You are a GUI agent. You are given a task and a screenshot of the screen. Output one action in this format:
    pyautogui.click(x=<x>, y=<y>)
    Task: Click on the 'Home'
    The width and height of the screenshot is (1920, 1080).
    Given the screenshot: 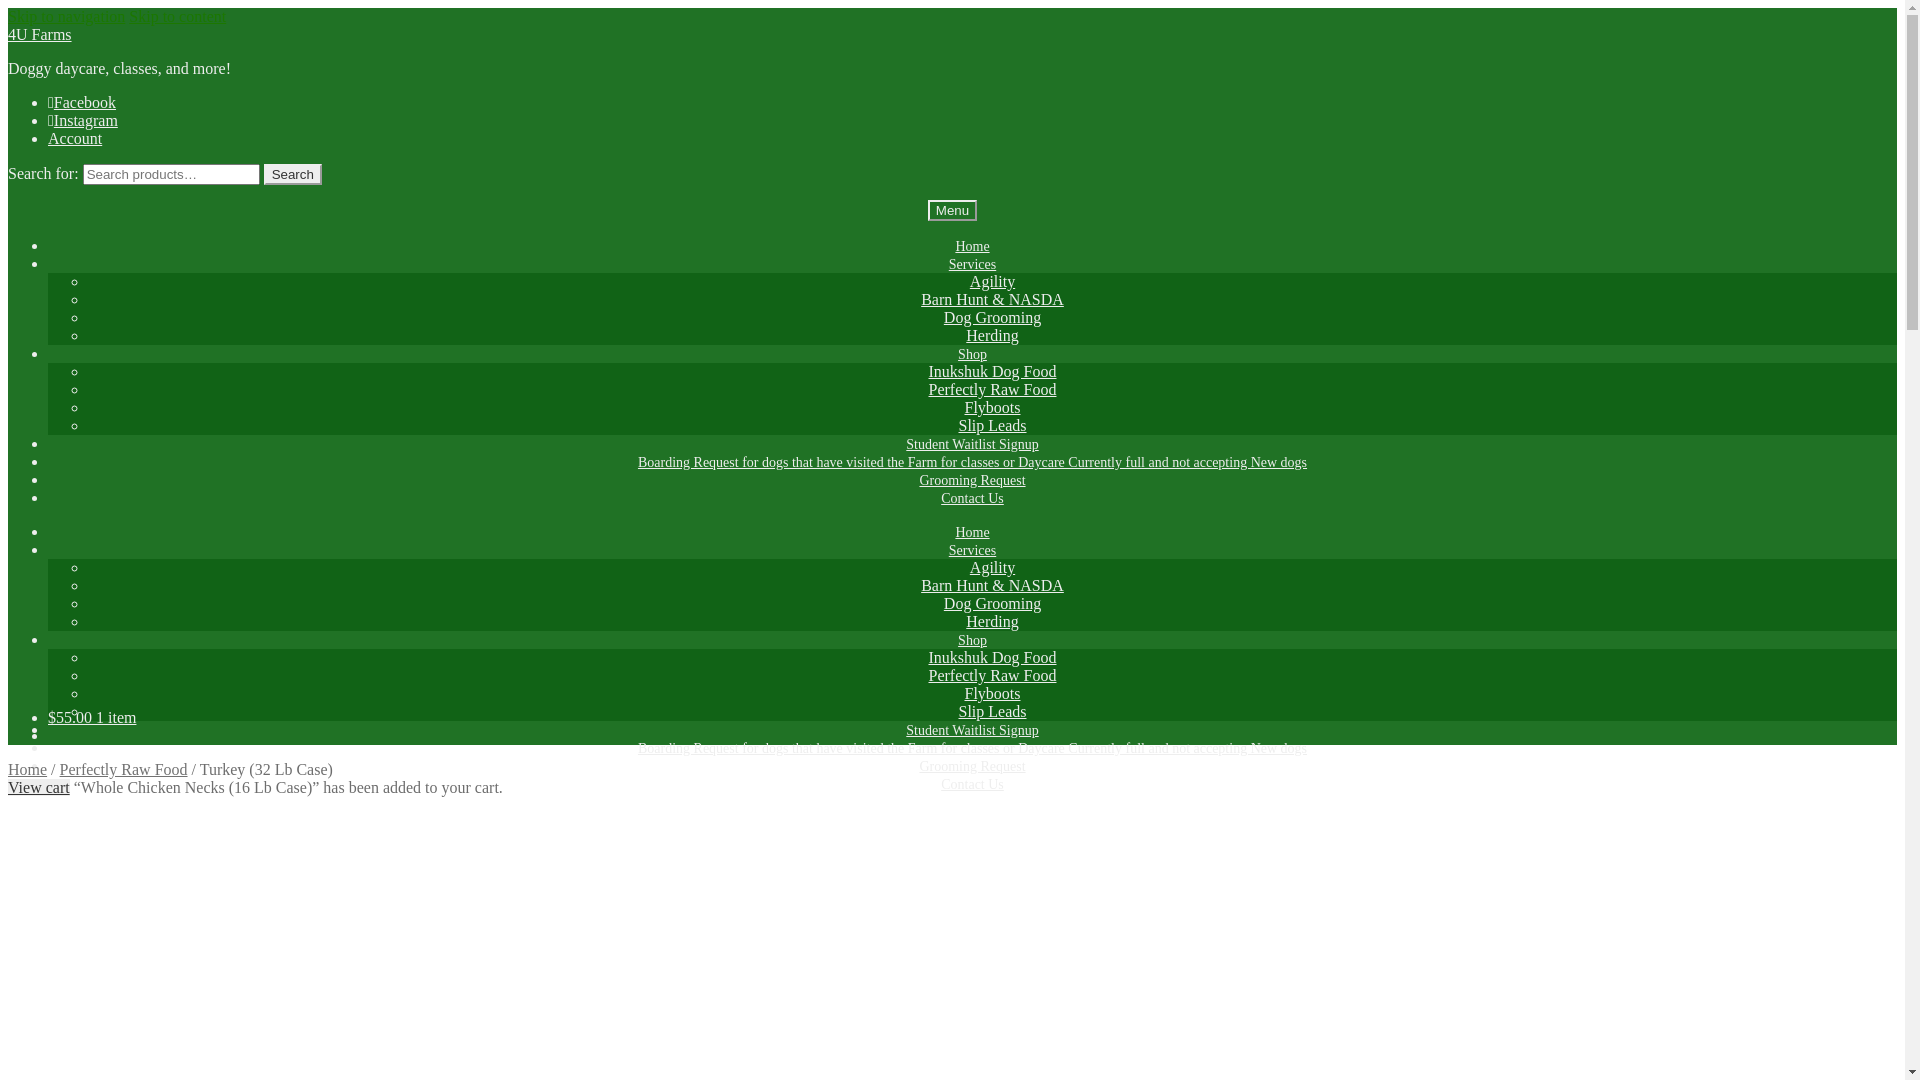 What is the action you would take?
    pyautogui.click(x=972, y=245)
    